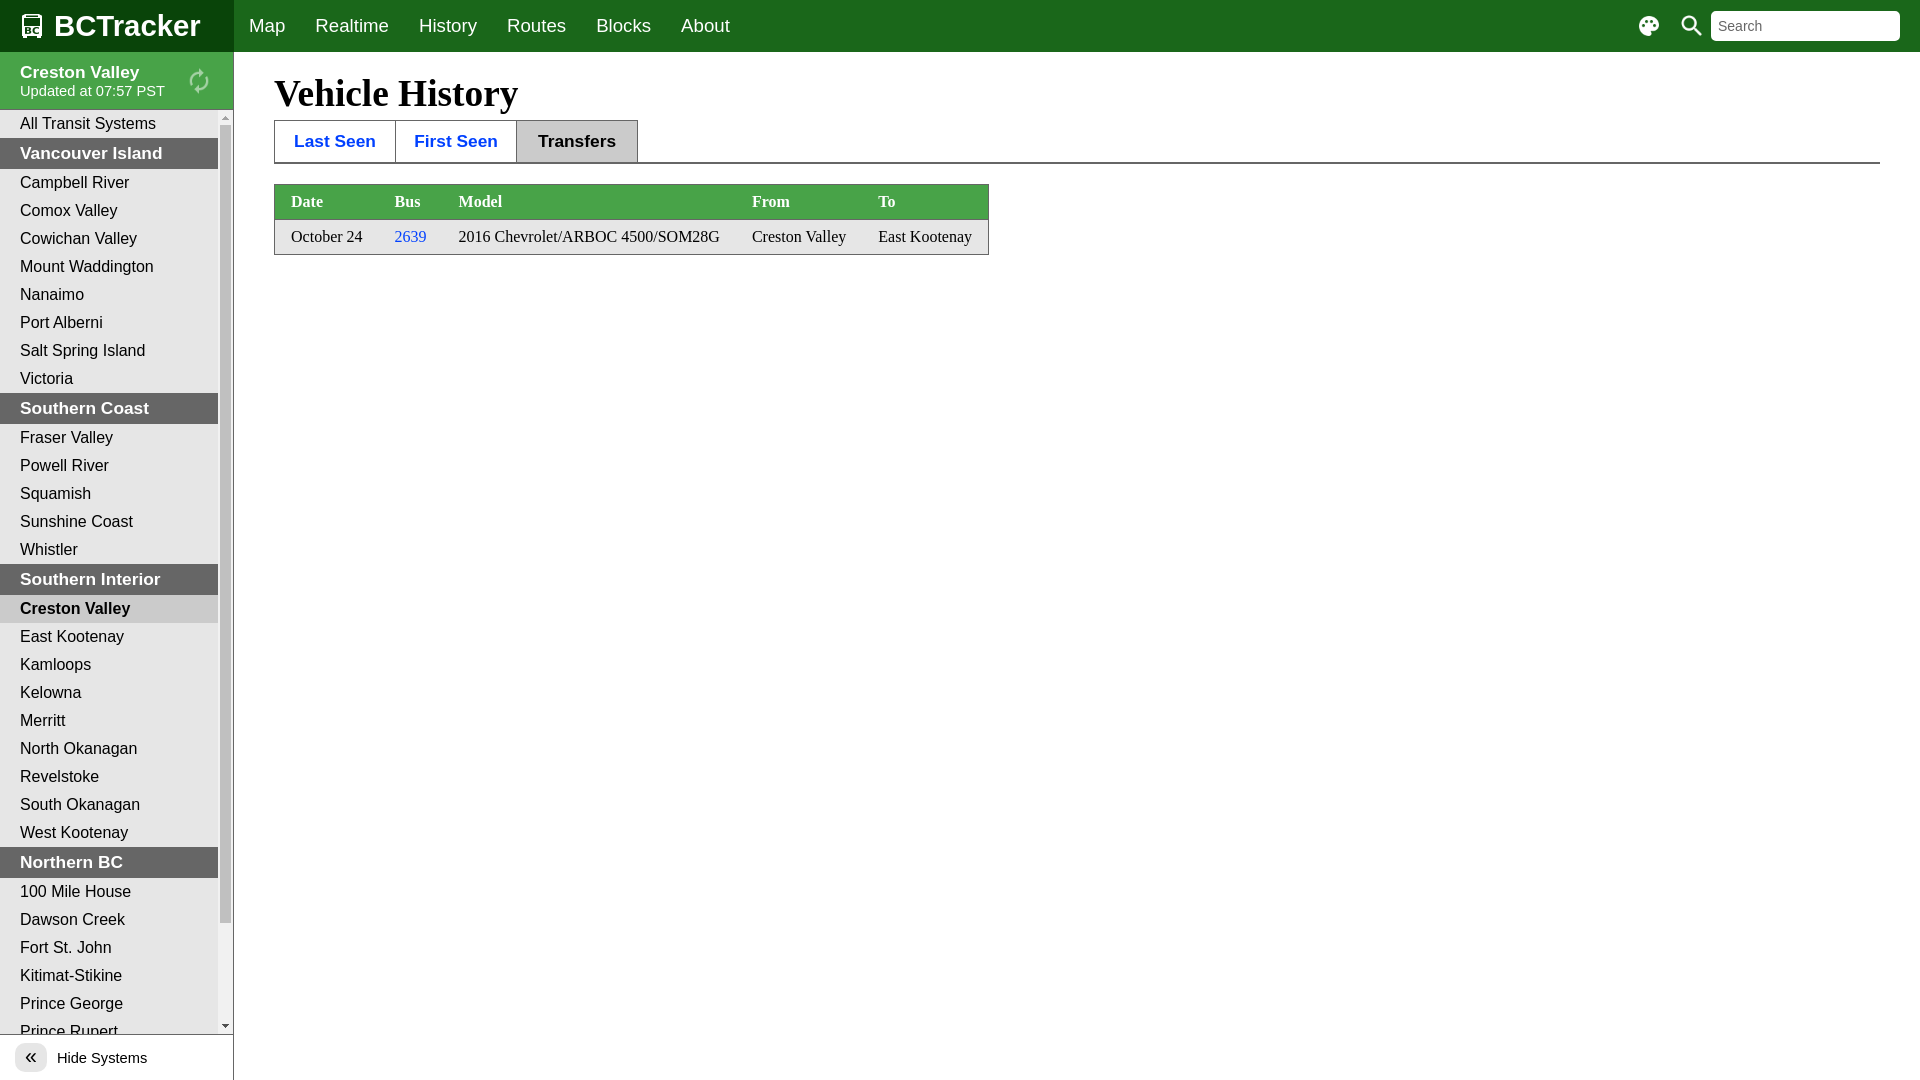  What do you see at coordinates (455, 140) in the screenshot?
I see `'First Seen'` at bounding box center [455, 140].